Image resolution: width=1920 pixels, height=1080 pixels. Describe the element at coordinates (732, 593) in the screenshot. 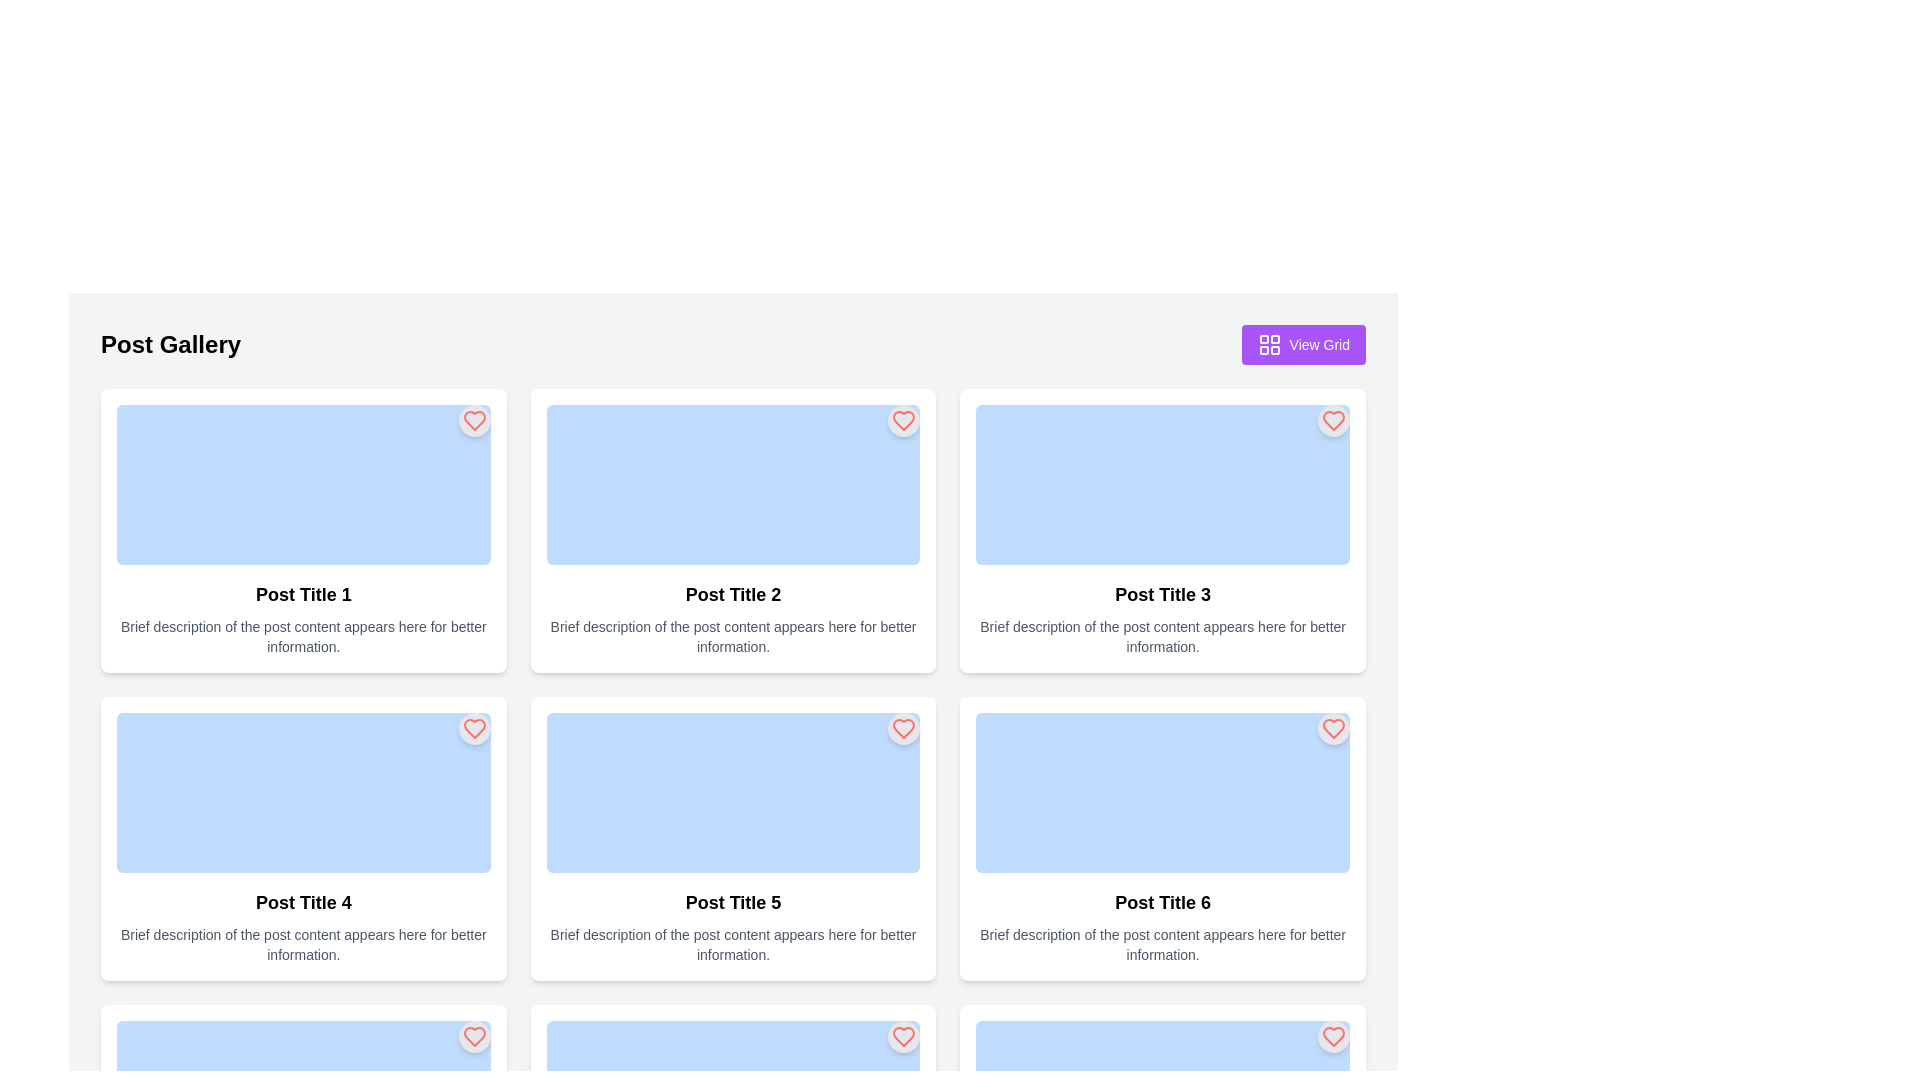

I see `prominently styled heading text 'Post Title 2' located centrally within the second card of the grid layout` at that location.